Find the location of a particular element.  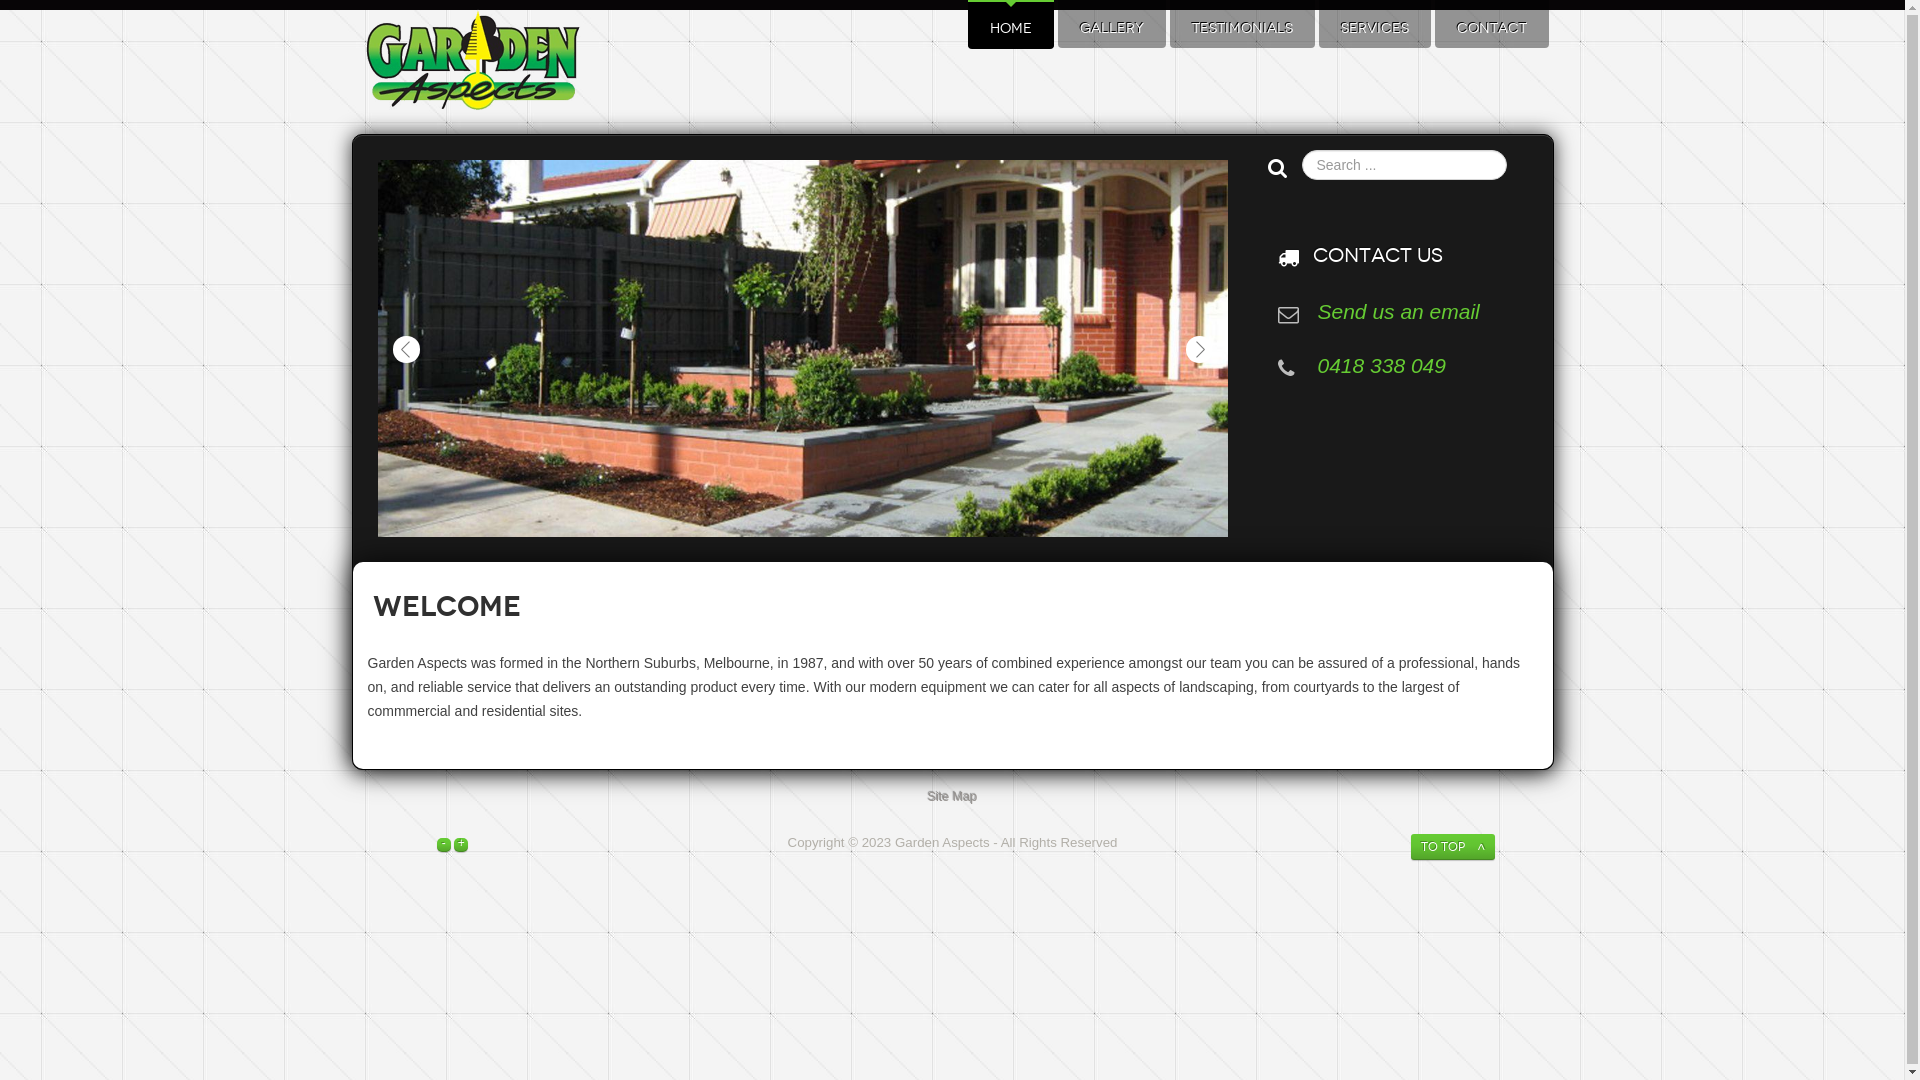

'CONTACT' is located at coordinates (1491, 29).